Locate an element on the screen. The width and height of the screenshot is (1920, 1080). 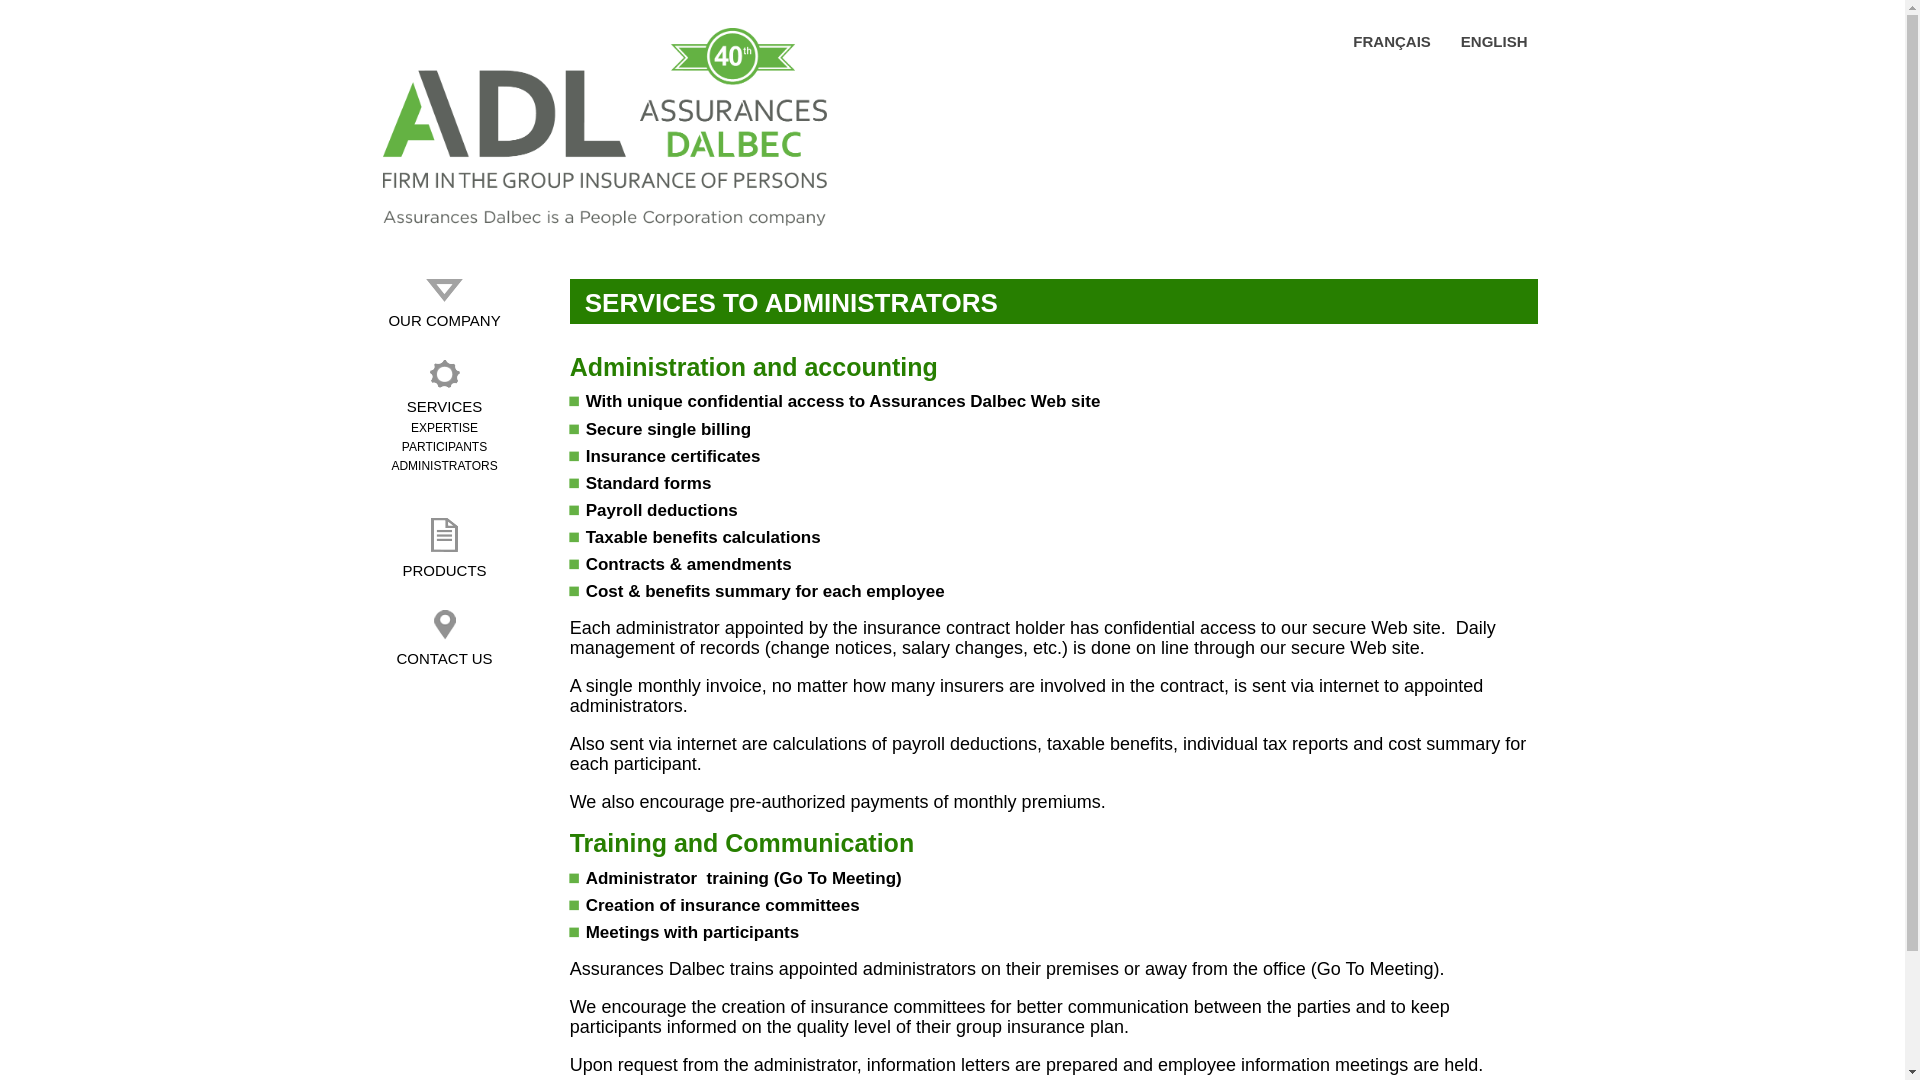
'ADMINISTRATORS' is located at coordinates (444, 466).